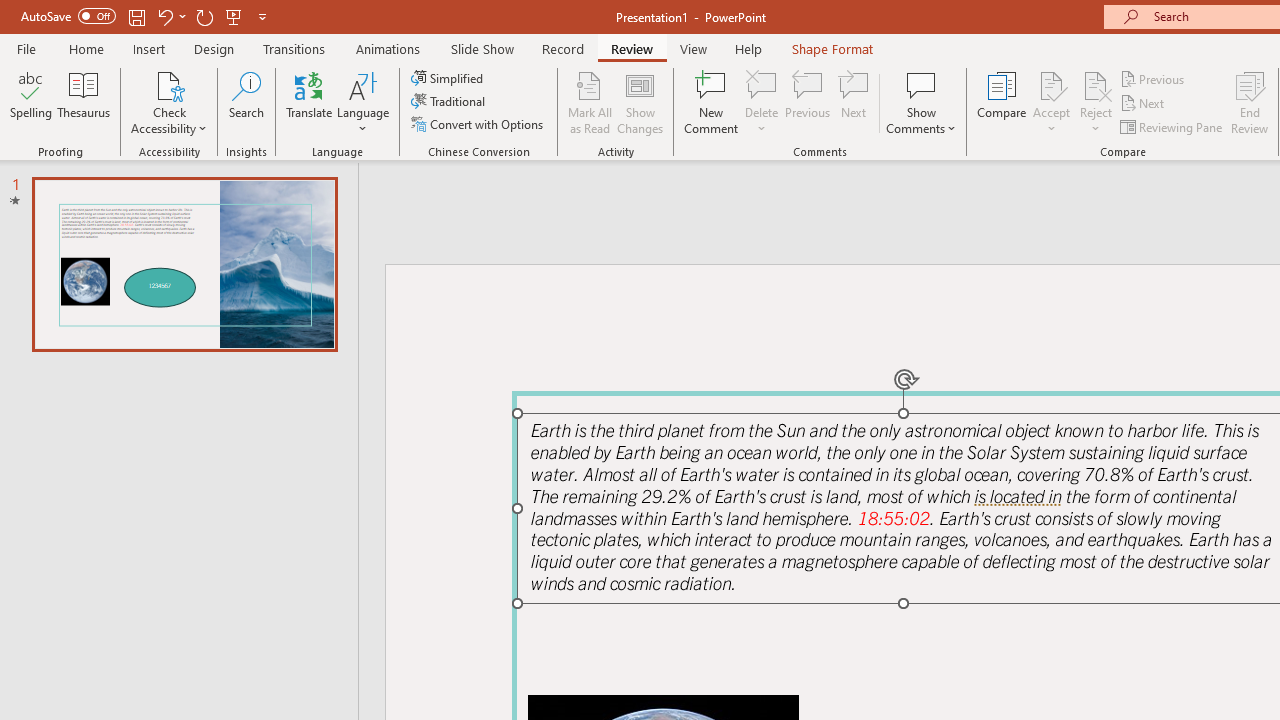 This screenshot has height=720, width=1280. Describe the element at coordinates (31, 103) in the screenshot. I see `'Spelling...'` at that location.